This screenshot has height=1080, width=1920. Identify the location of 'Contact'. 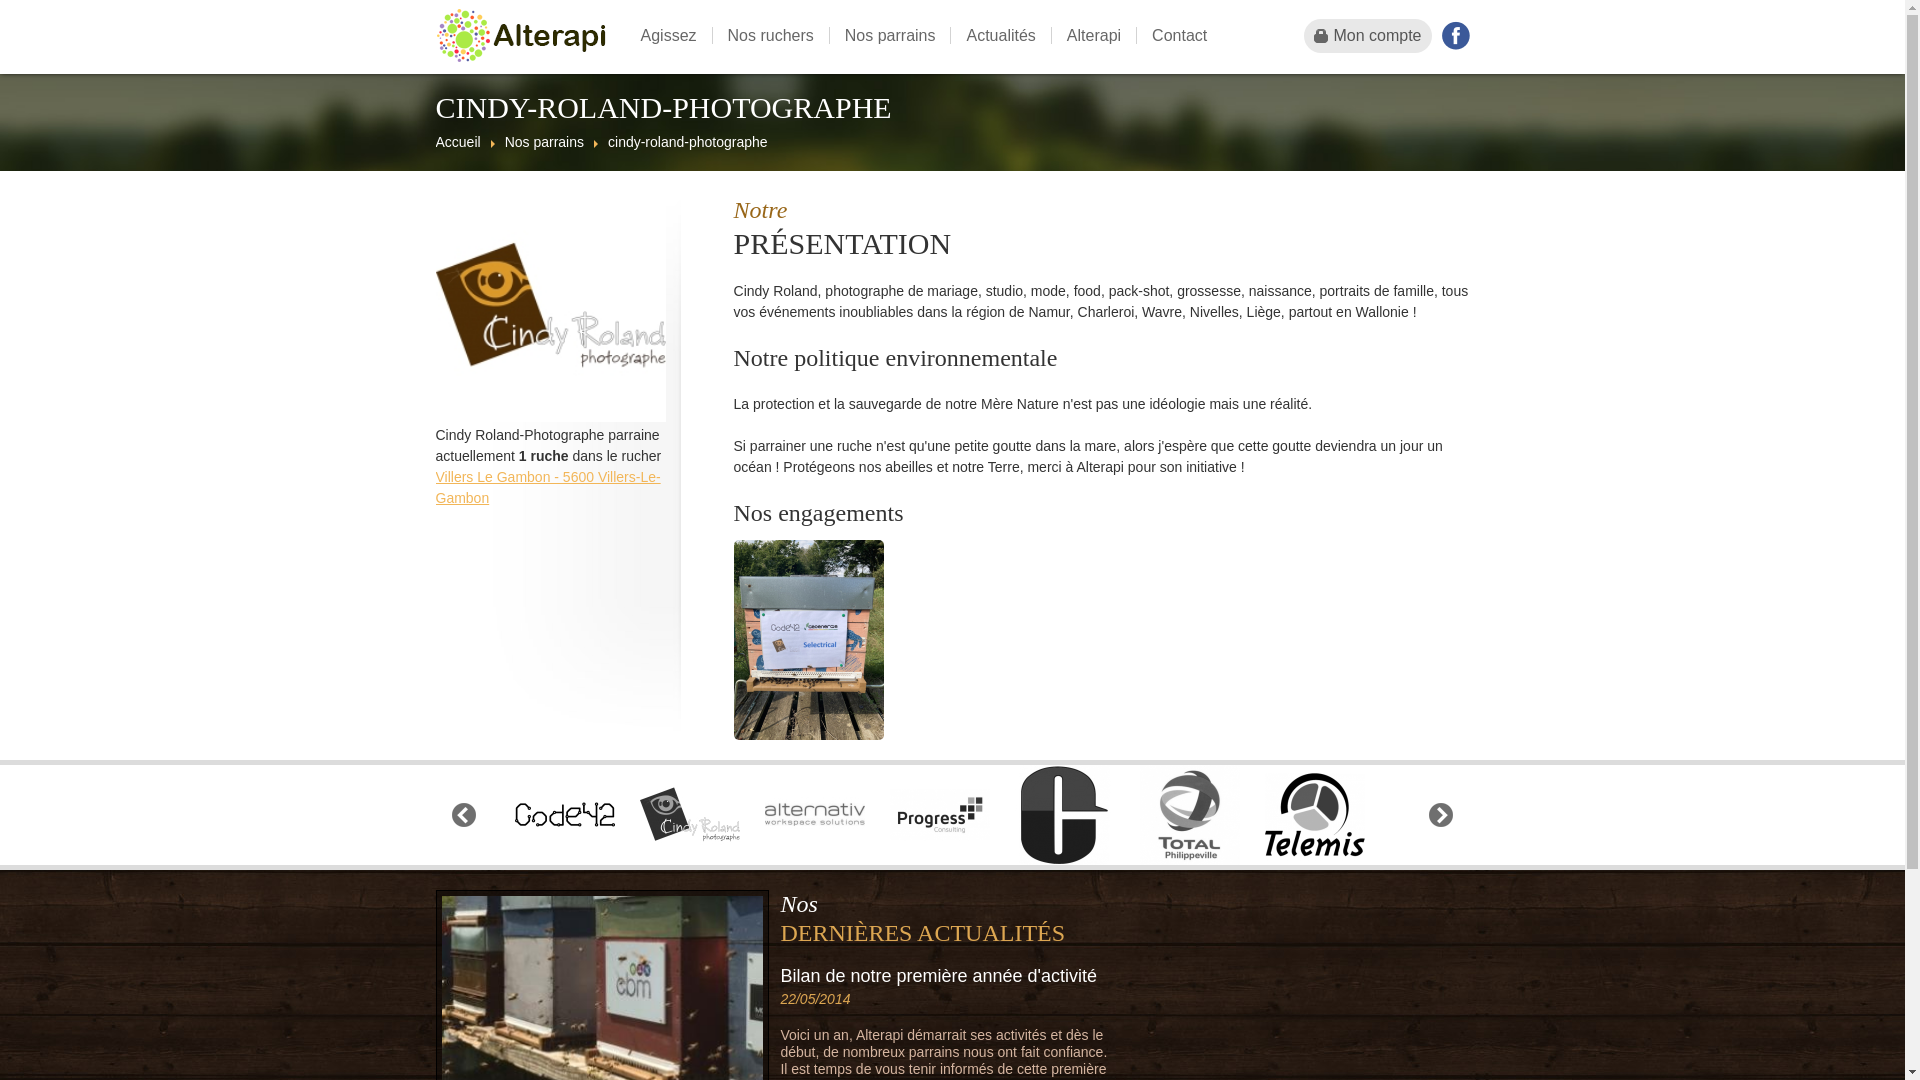
(1179, 35).